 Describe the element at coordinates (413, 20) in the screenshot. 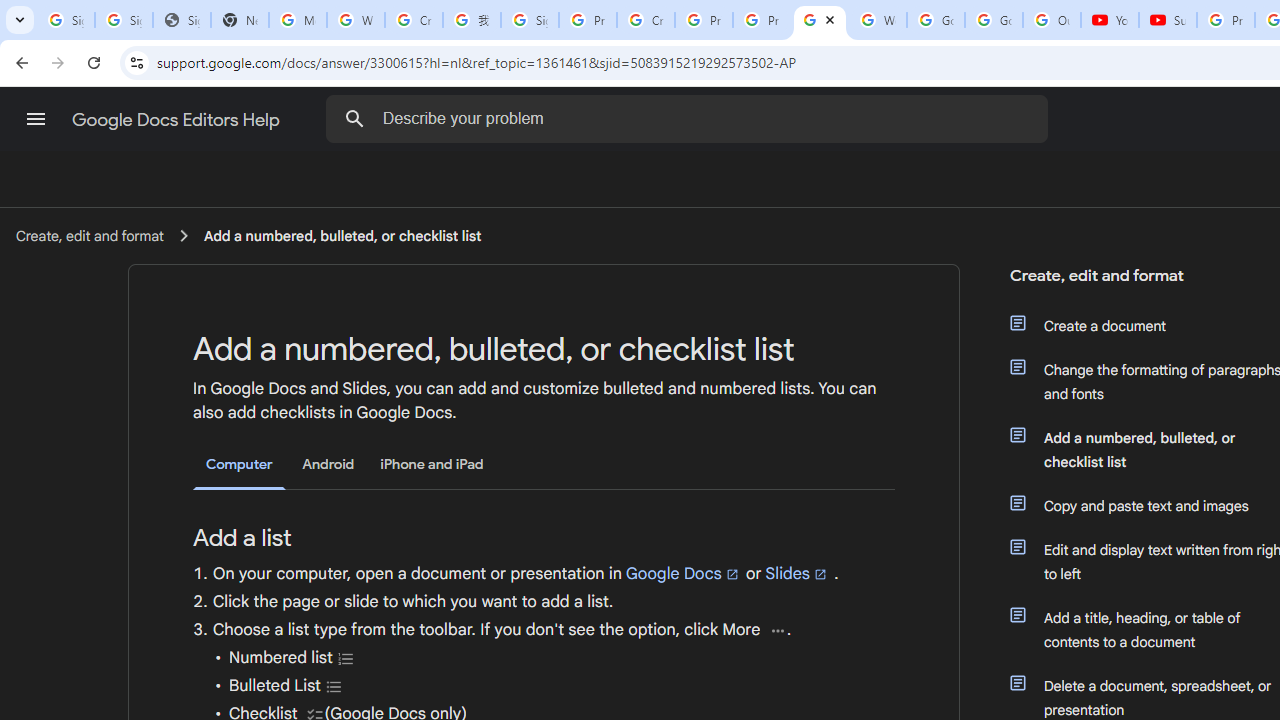

I see `'Create your Google Account'` at that location.